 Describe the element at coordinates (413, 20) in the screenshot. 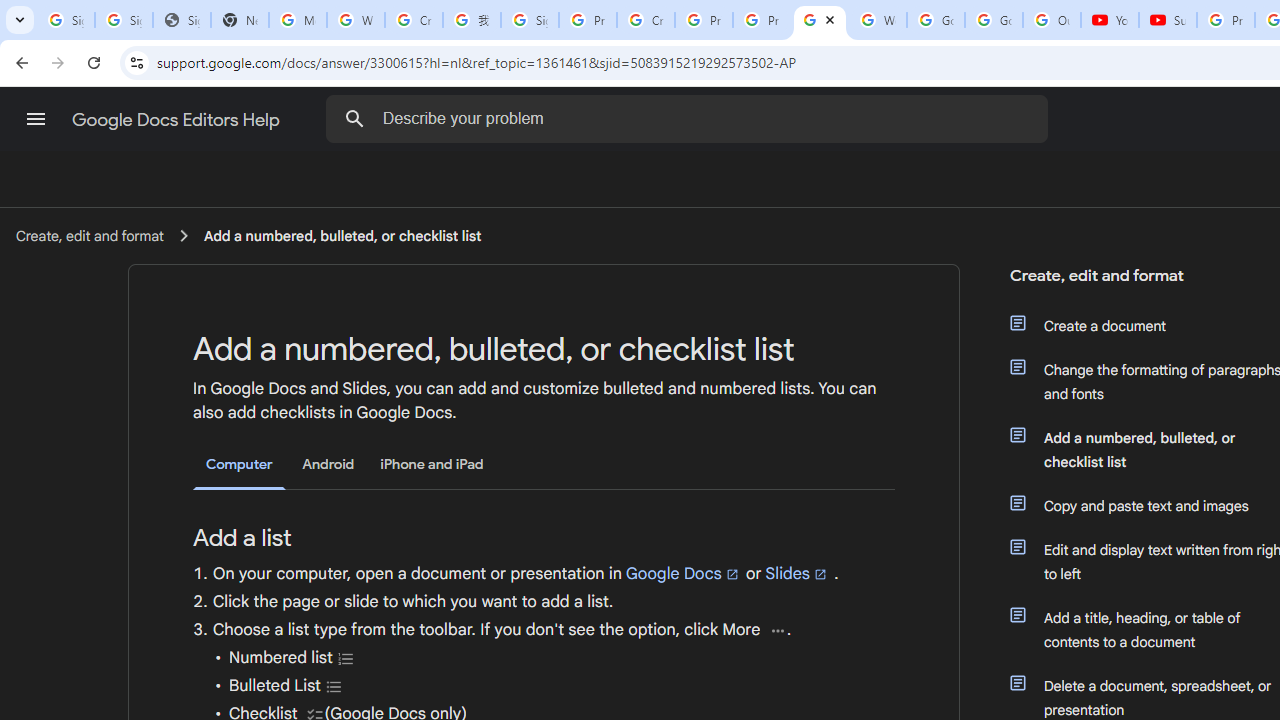

I see `'Create your Google Account'` at that location.